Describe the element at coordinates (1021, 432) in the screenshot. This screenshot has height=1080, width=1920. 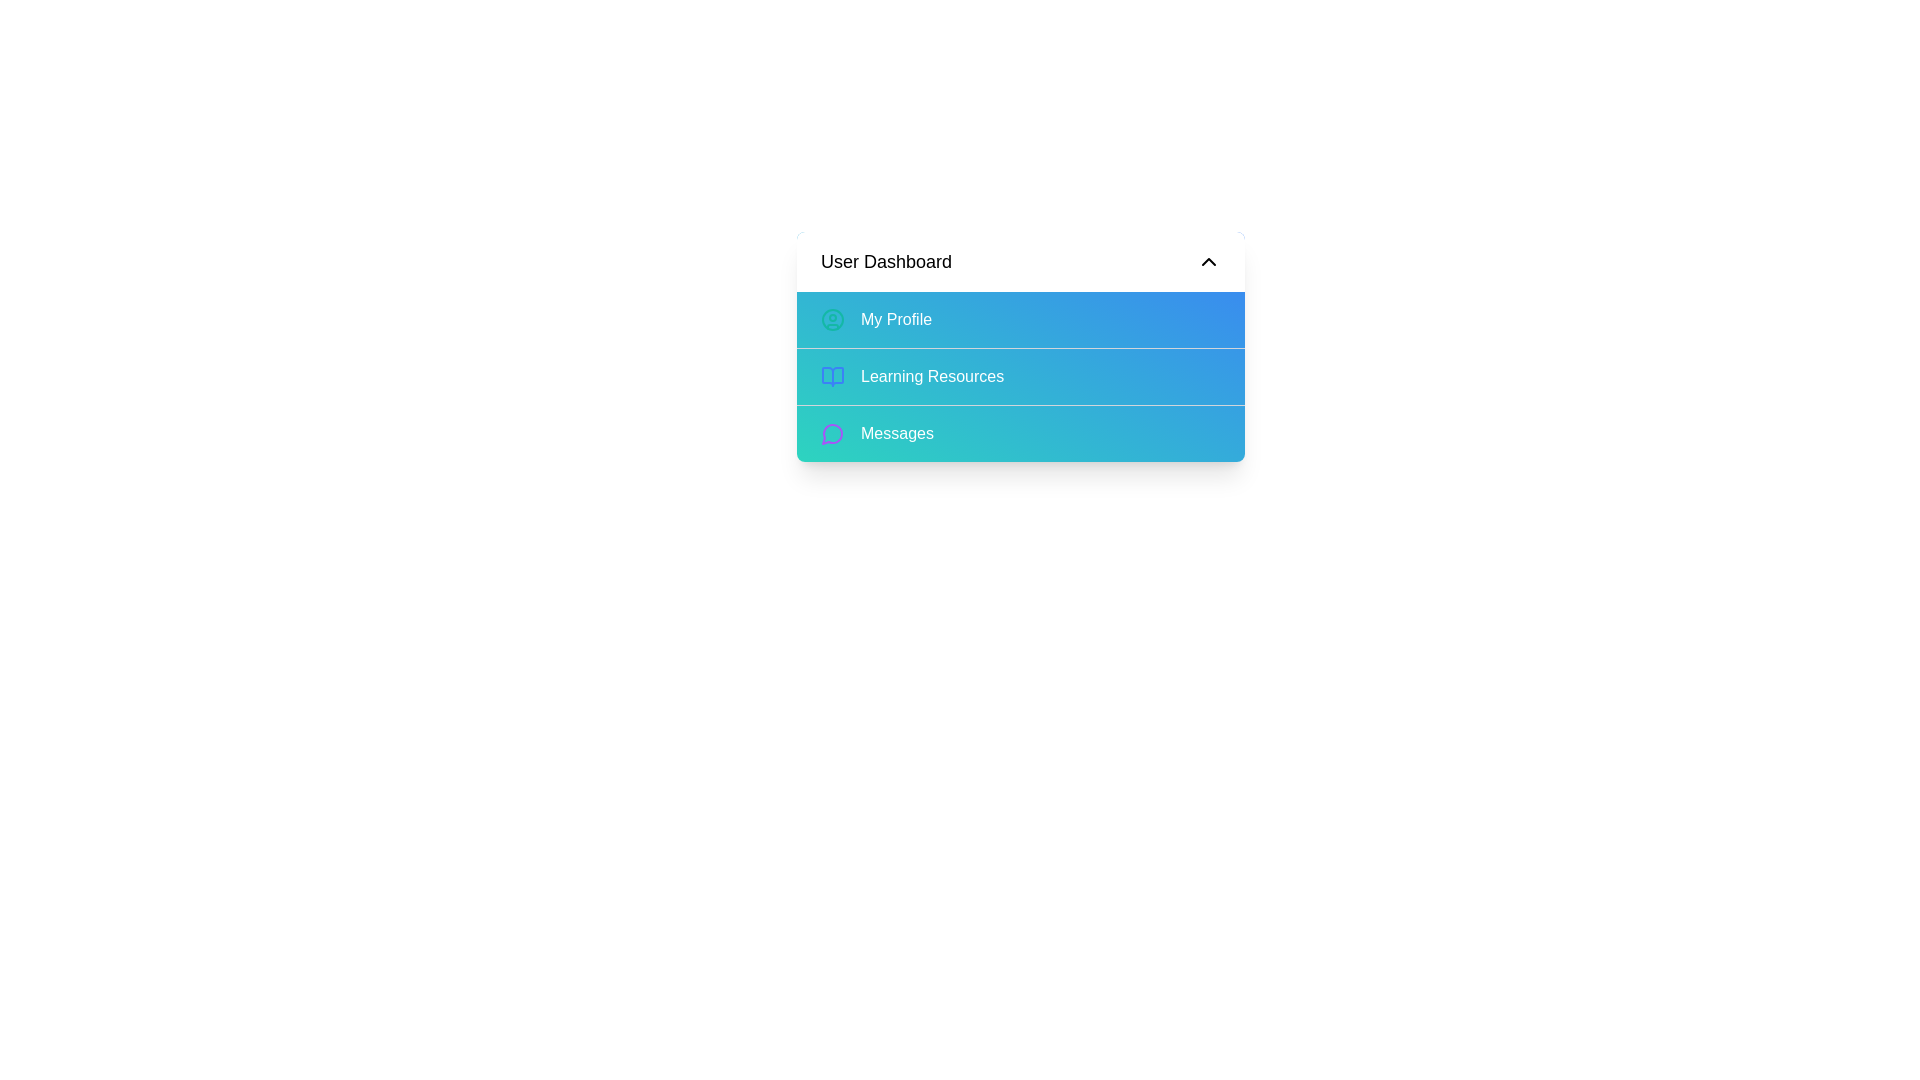
I see `the 'Messages' option in the menu` at that location.